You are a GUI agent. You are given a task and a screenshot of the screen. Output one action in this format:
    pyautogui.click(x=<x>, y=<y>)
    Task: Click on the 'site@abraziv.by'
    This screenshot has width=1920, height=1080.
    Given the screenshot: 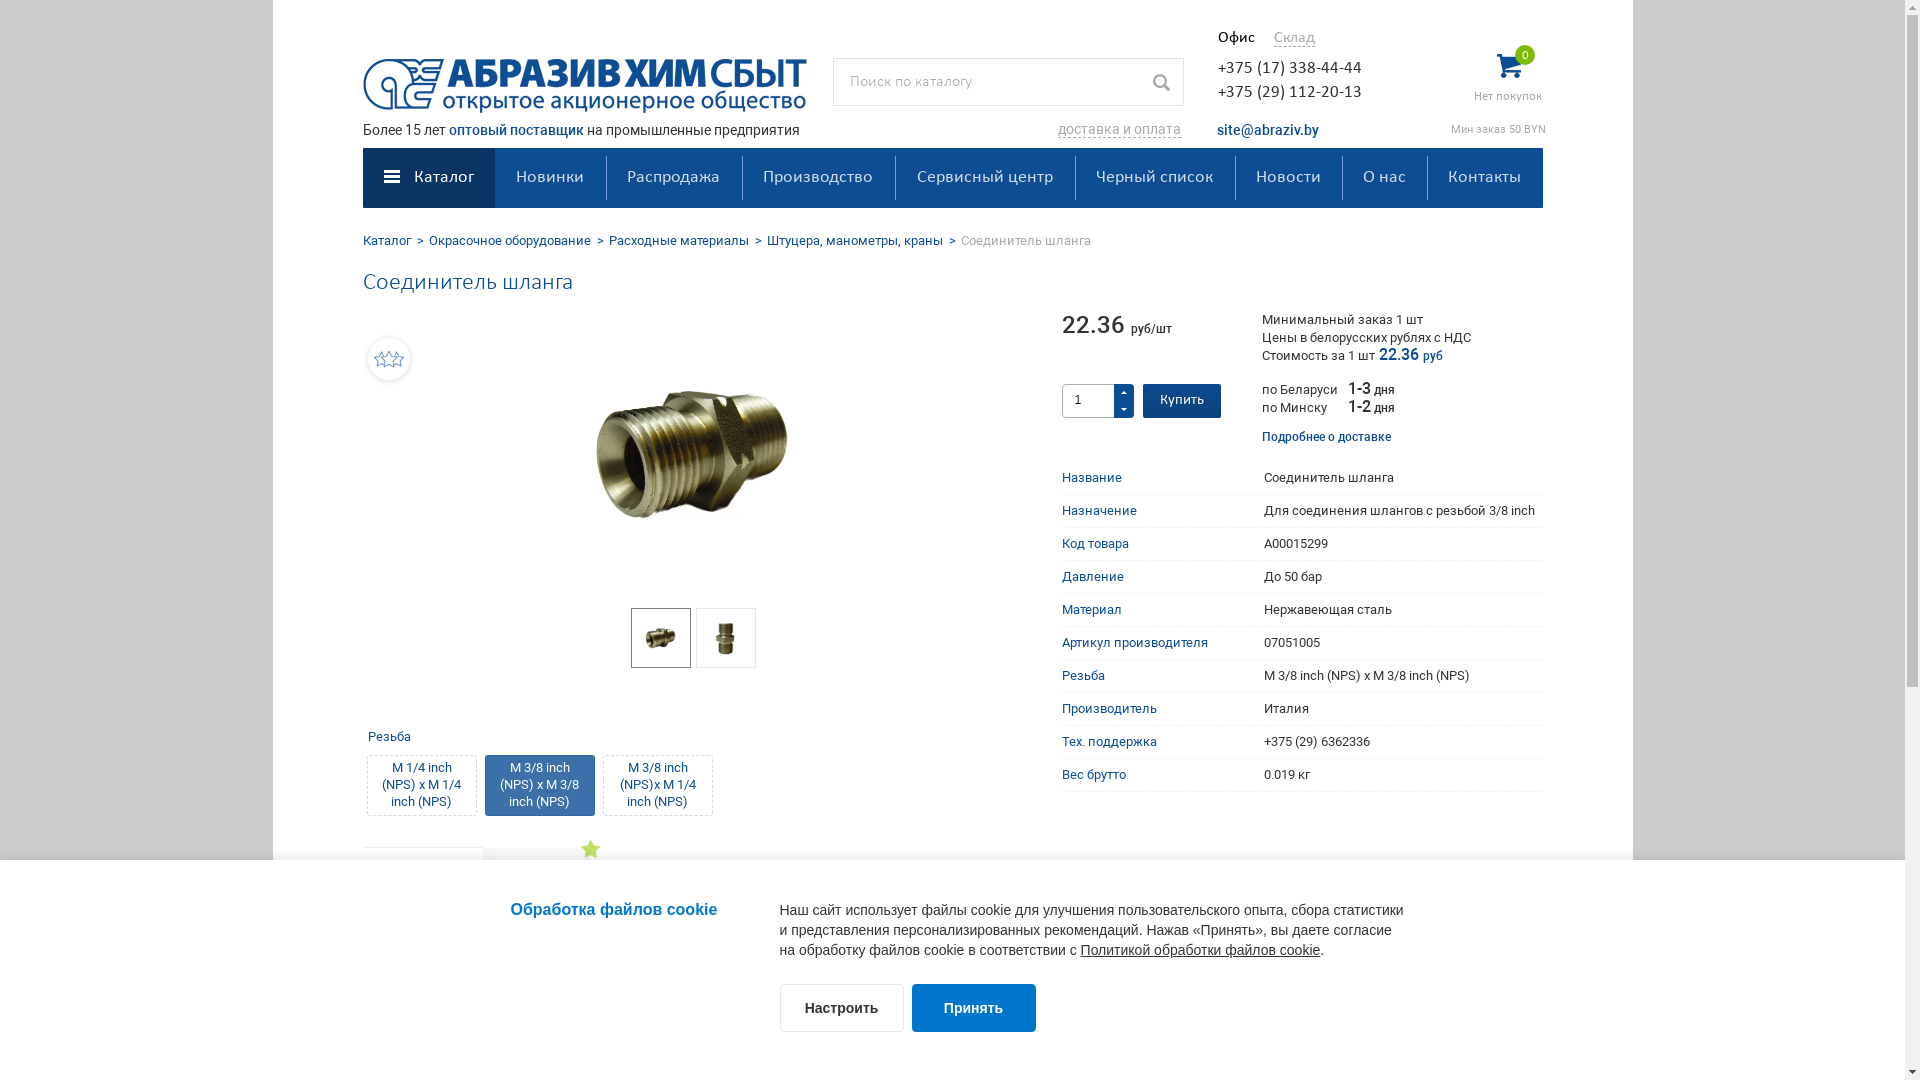 What is the action you would take?
    pyautogui.click(x=1214, y=130)
    